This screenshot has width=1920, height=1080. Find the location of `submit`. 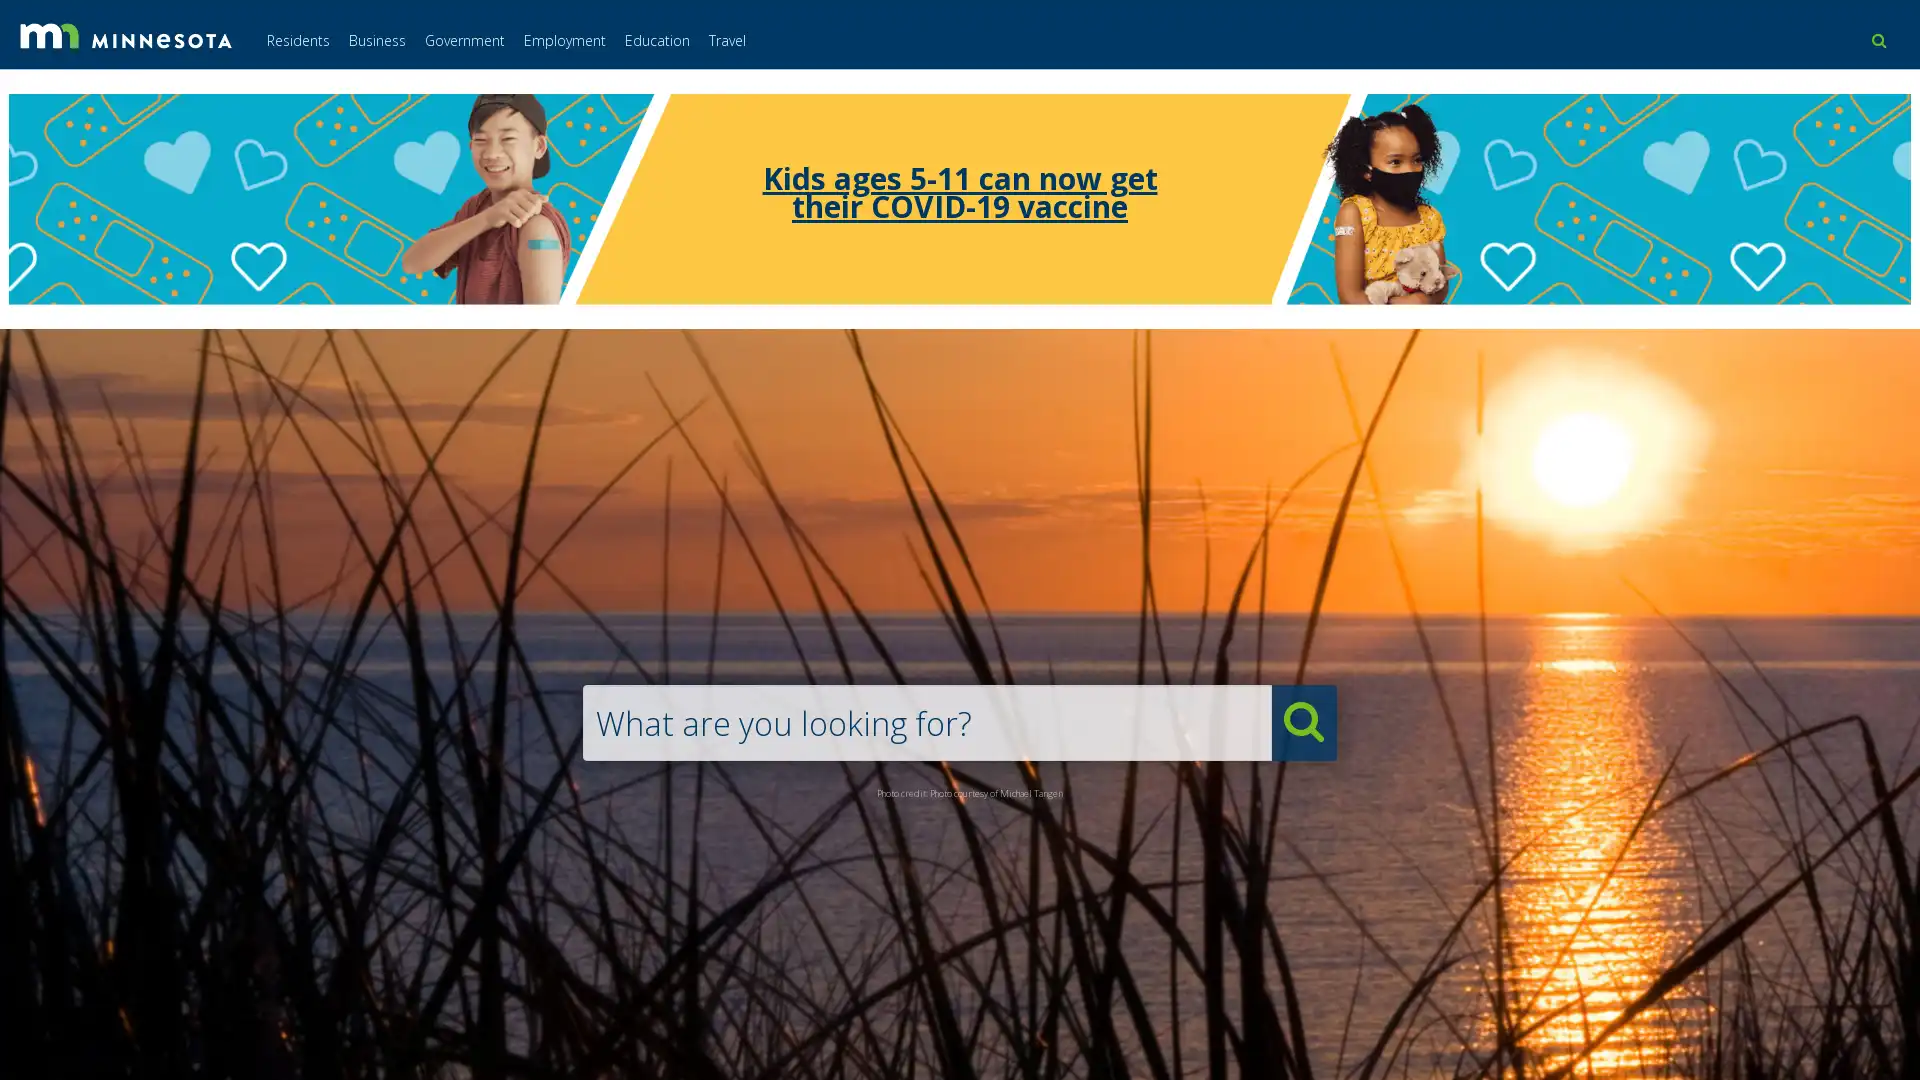

submit is located at coordinates (1302, 722).